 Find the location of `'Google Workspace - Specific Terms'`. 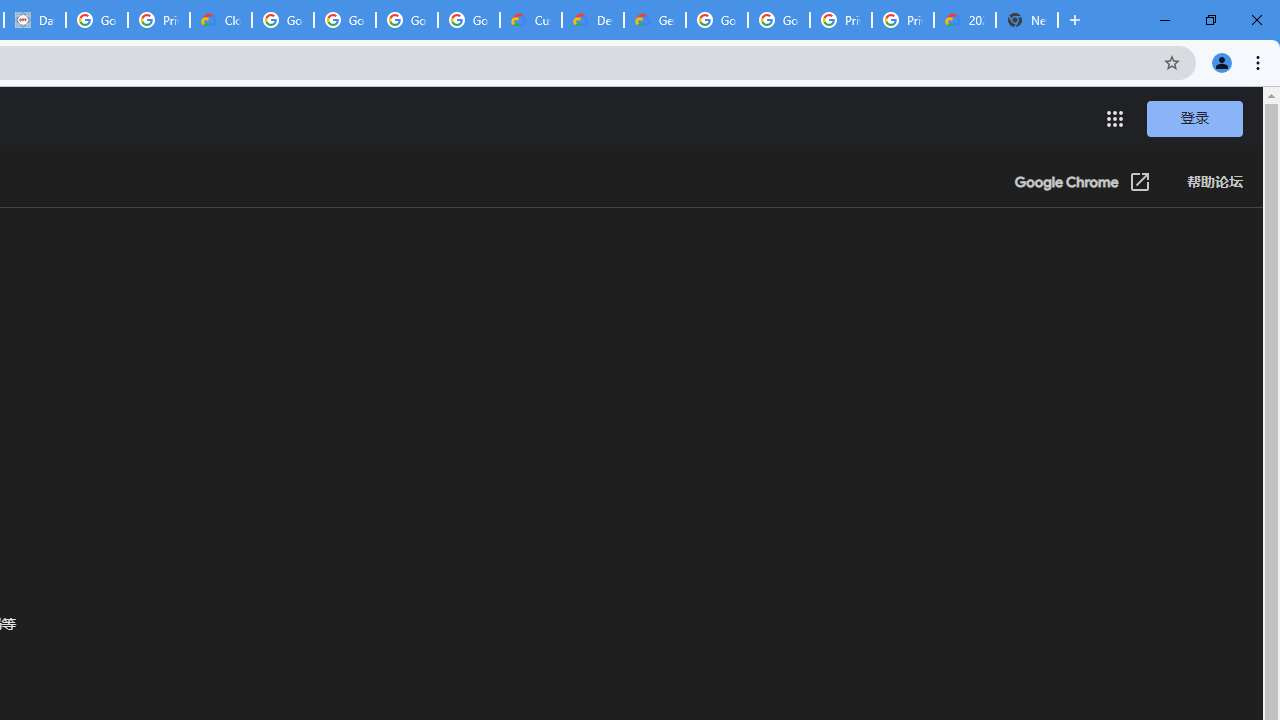

'Google Workspace - Specific Terms' is located at coordinates (406, 20).